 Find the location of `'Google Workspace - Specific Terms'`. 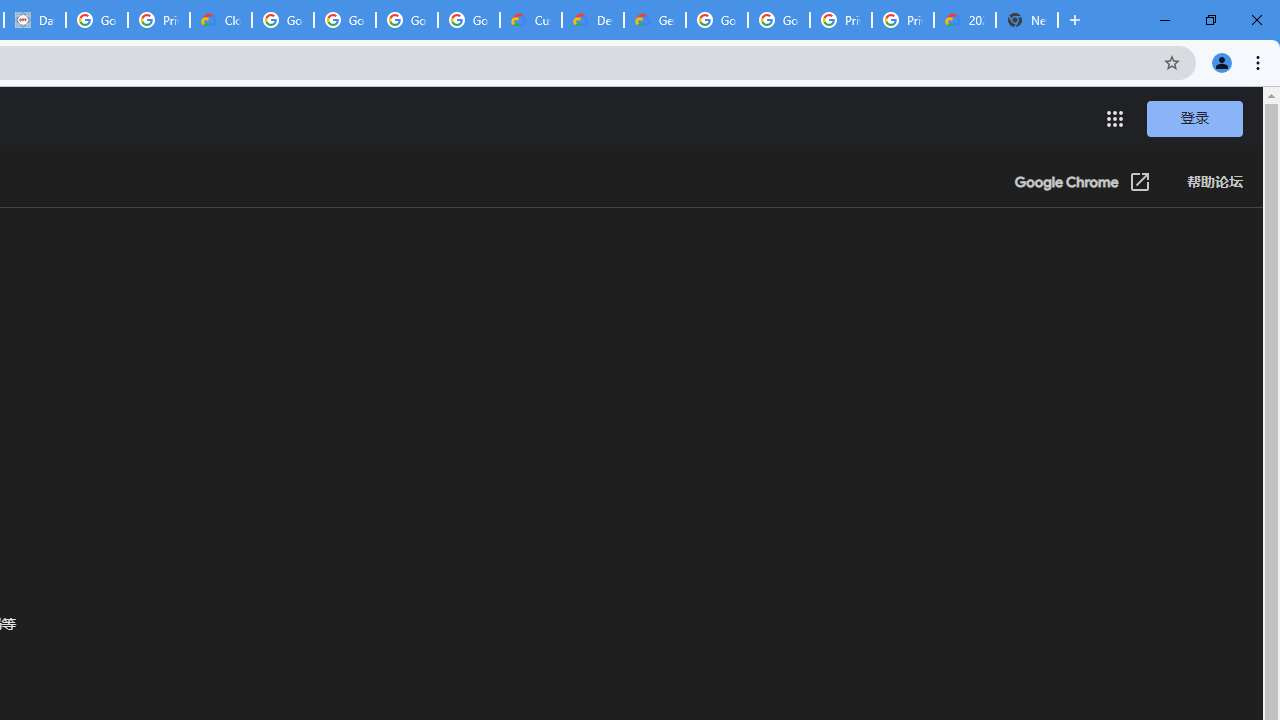

'Google Workspace - Specific Terms' is located at coordinates (406, 20).